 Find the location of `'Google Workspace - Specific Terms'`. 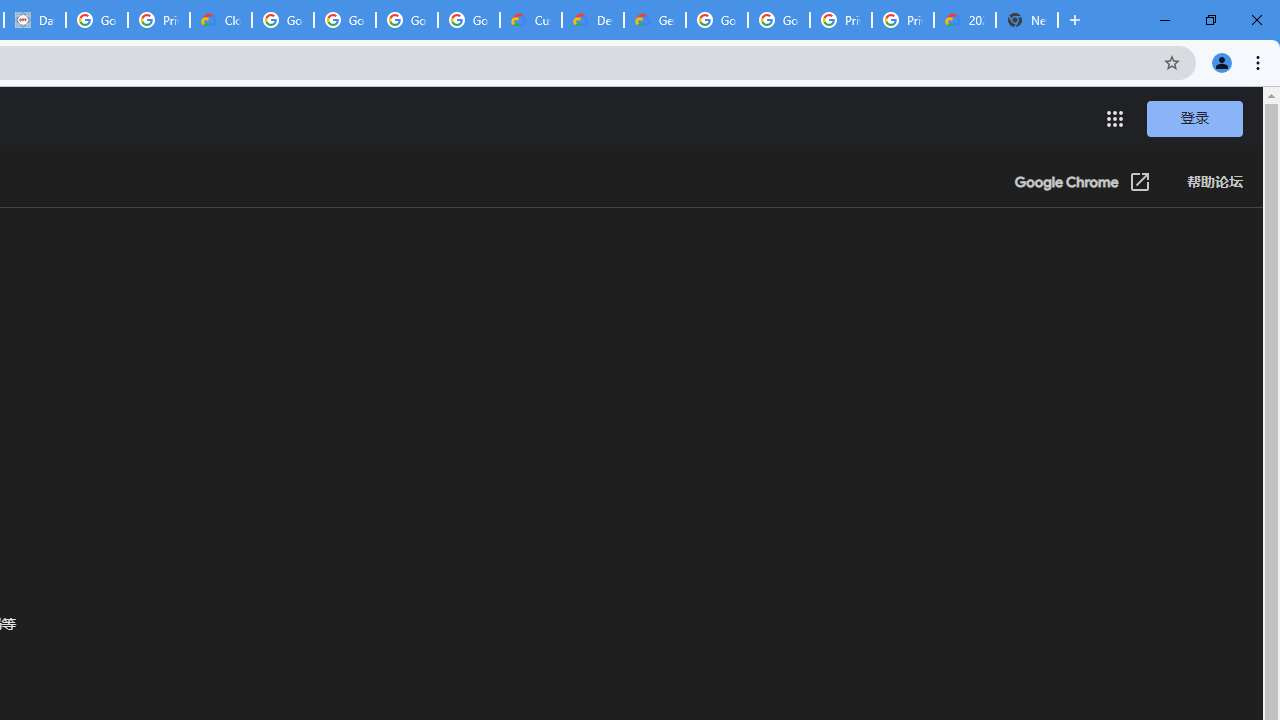

'Google Workspace - Specific Terms' is located at coordinates (406, 20).